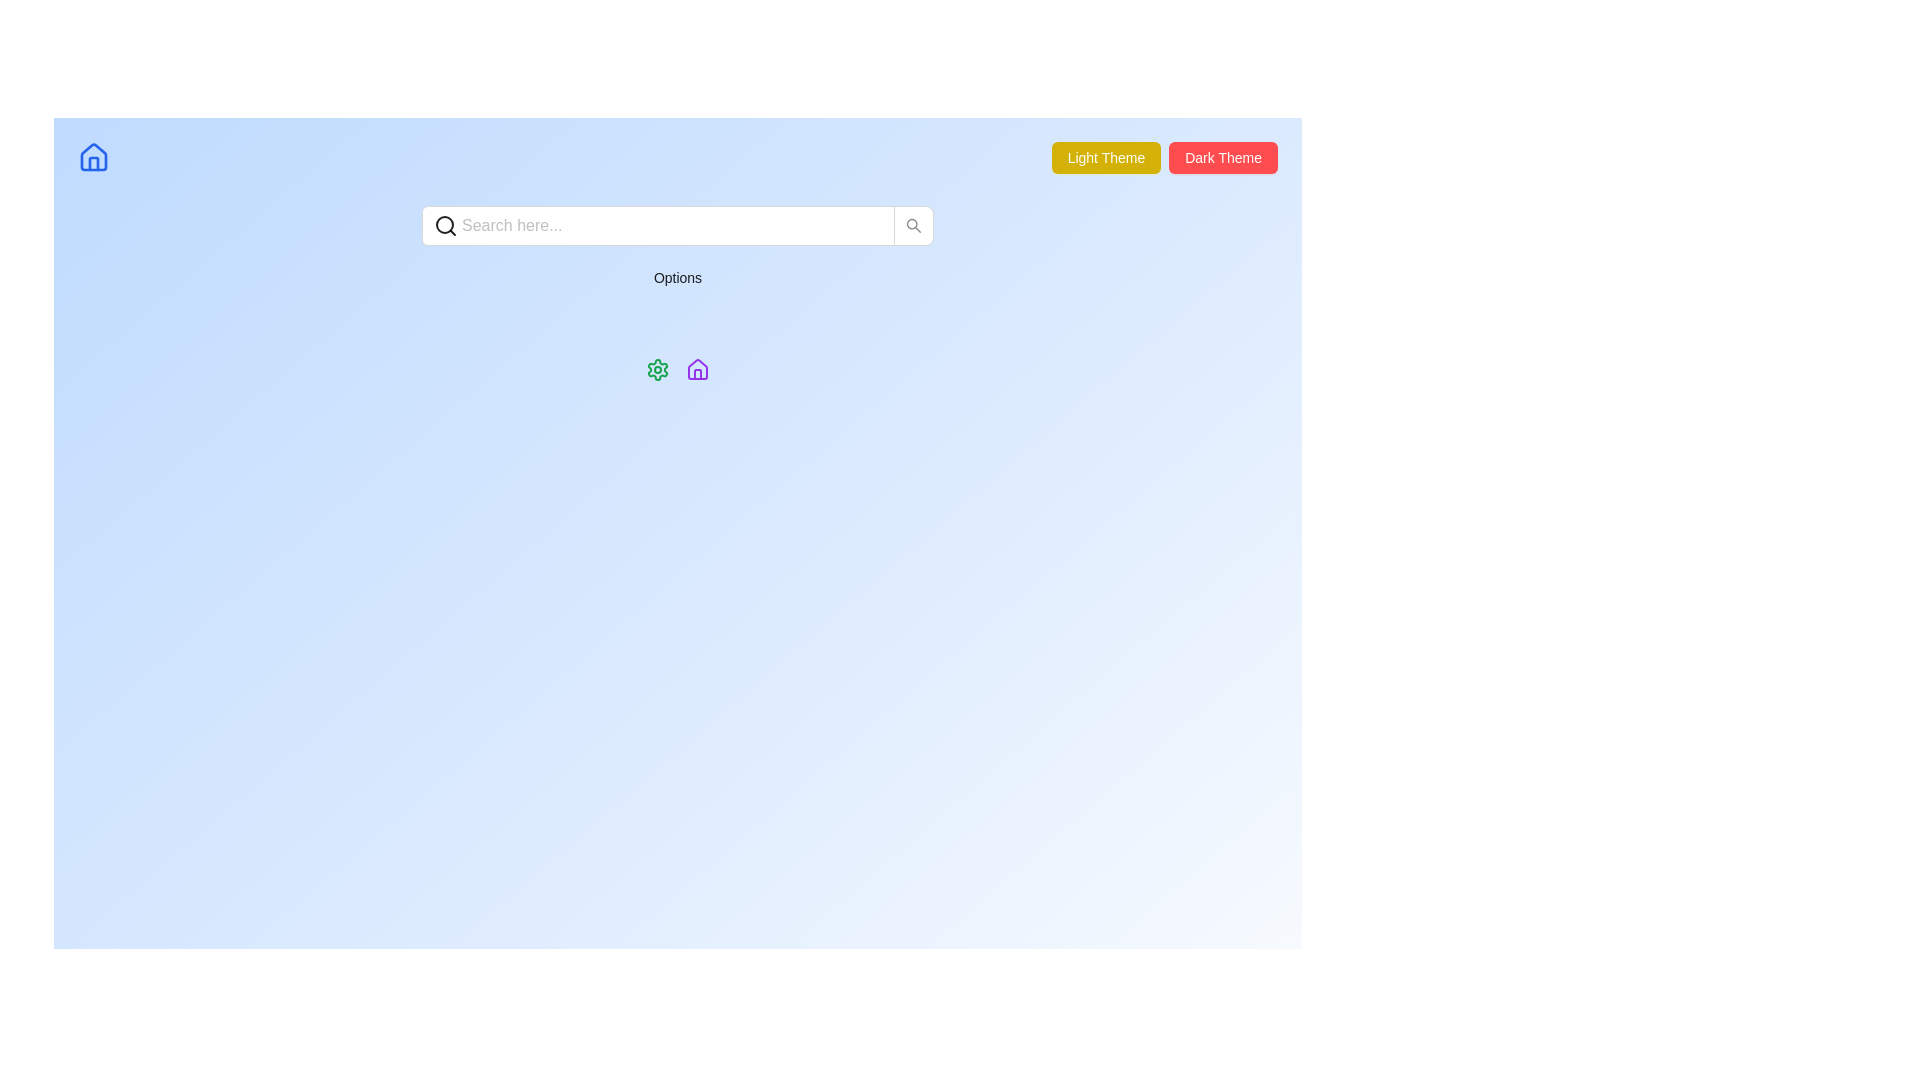  Describe the element at coordinates (677, 249) in the screenshot. I see `the 'Options' text label, which is centered below the search input box and styled in black text on a light backdrop` at that location.